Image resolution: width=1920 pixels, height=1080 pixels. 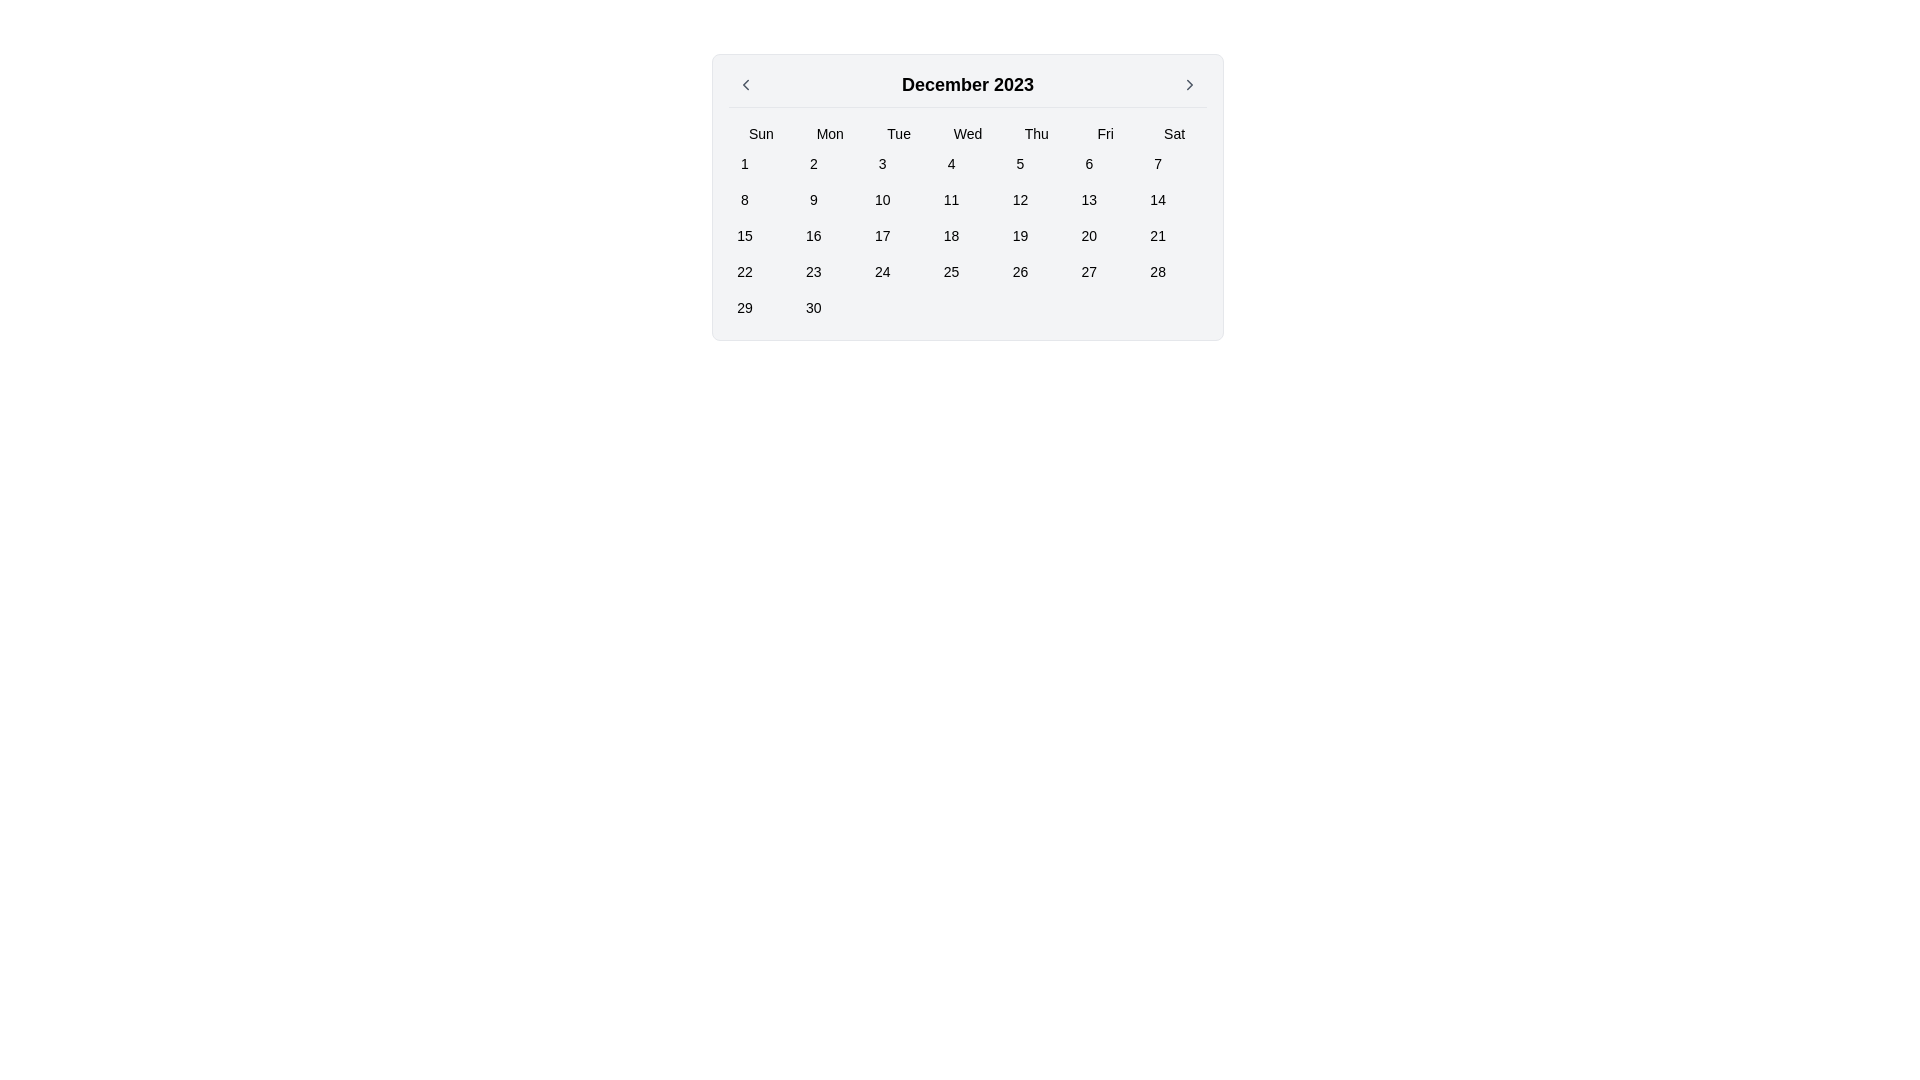 I want to click on the interactive date button located, so click(x=813, y=234).